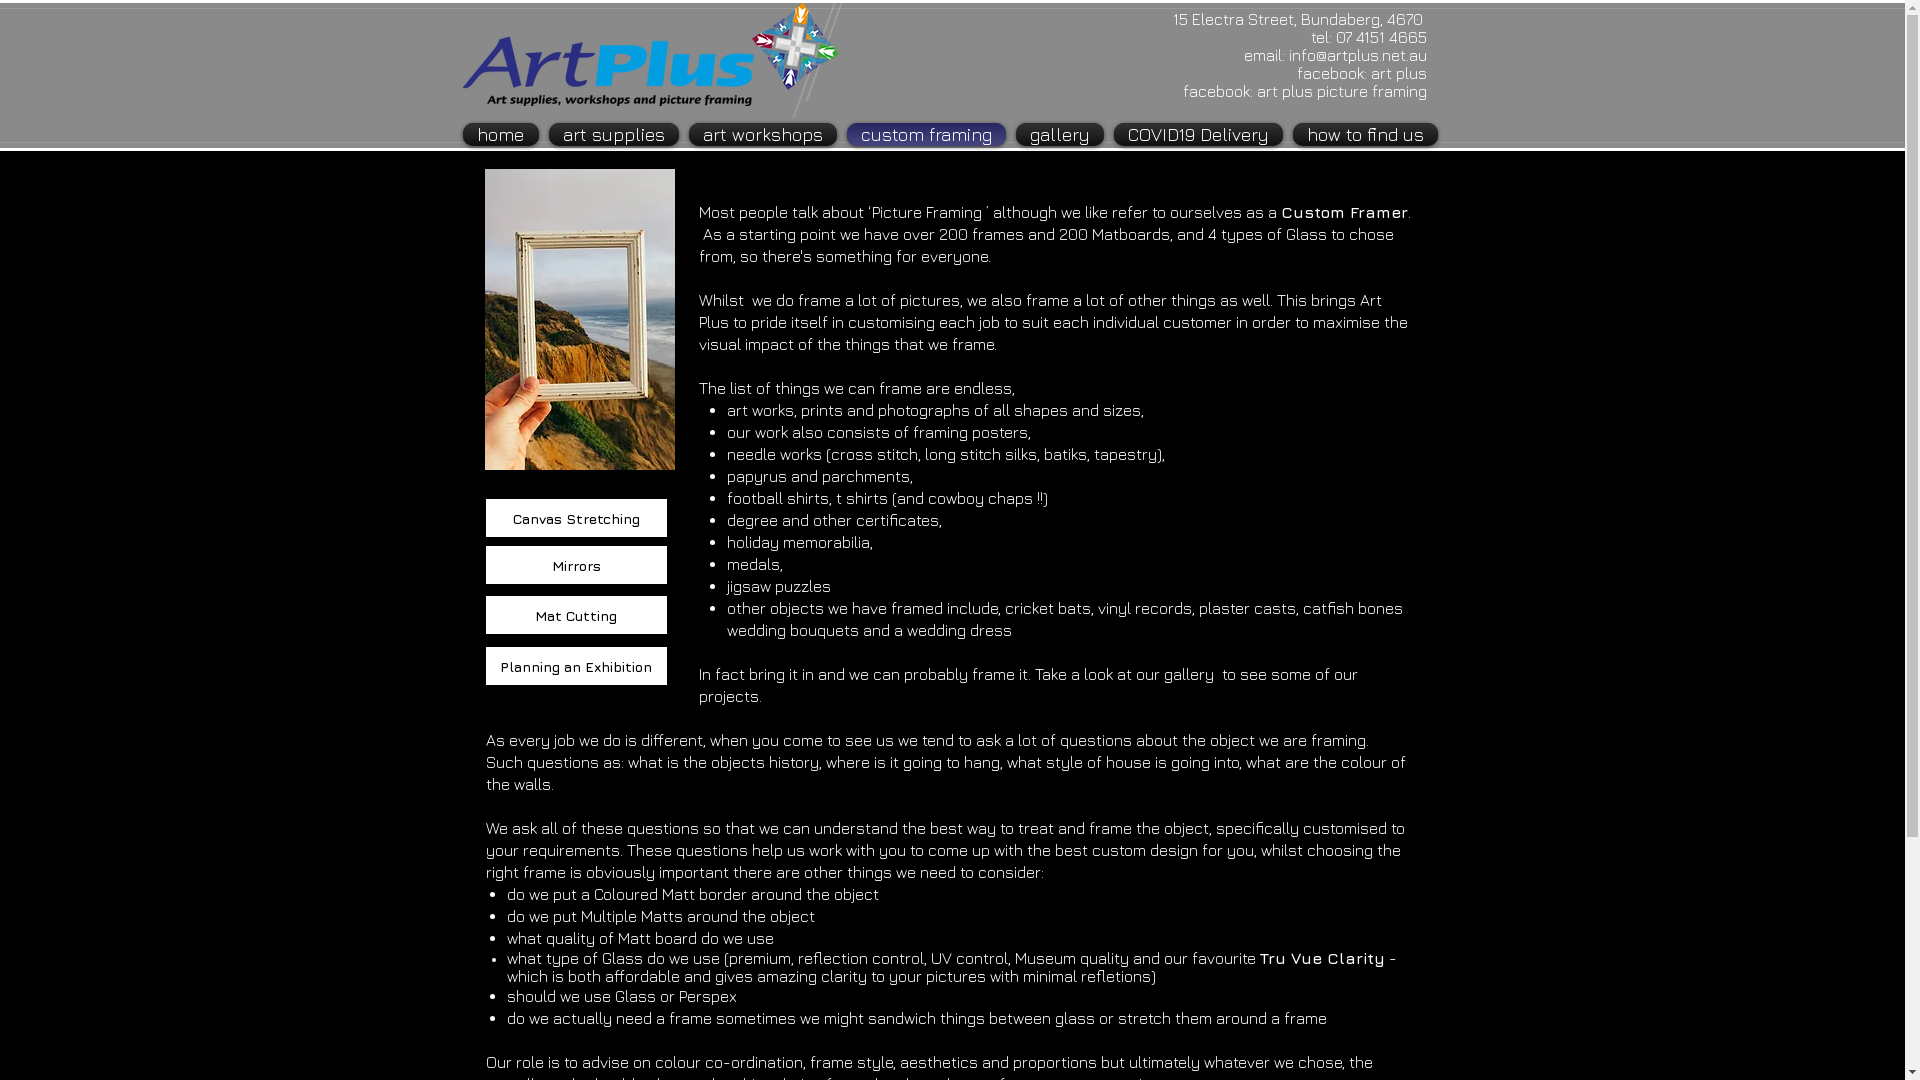 This screenshot has width=1920, height=1080. What do you see at coordinates (484, 666) in the screenshot?
I see `'Planning an Exhibition'` at bounding box center [484, 666].